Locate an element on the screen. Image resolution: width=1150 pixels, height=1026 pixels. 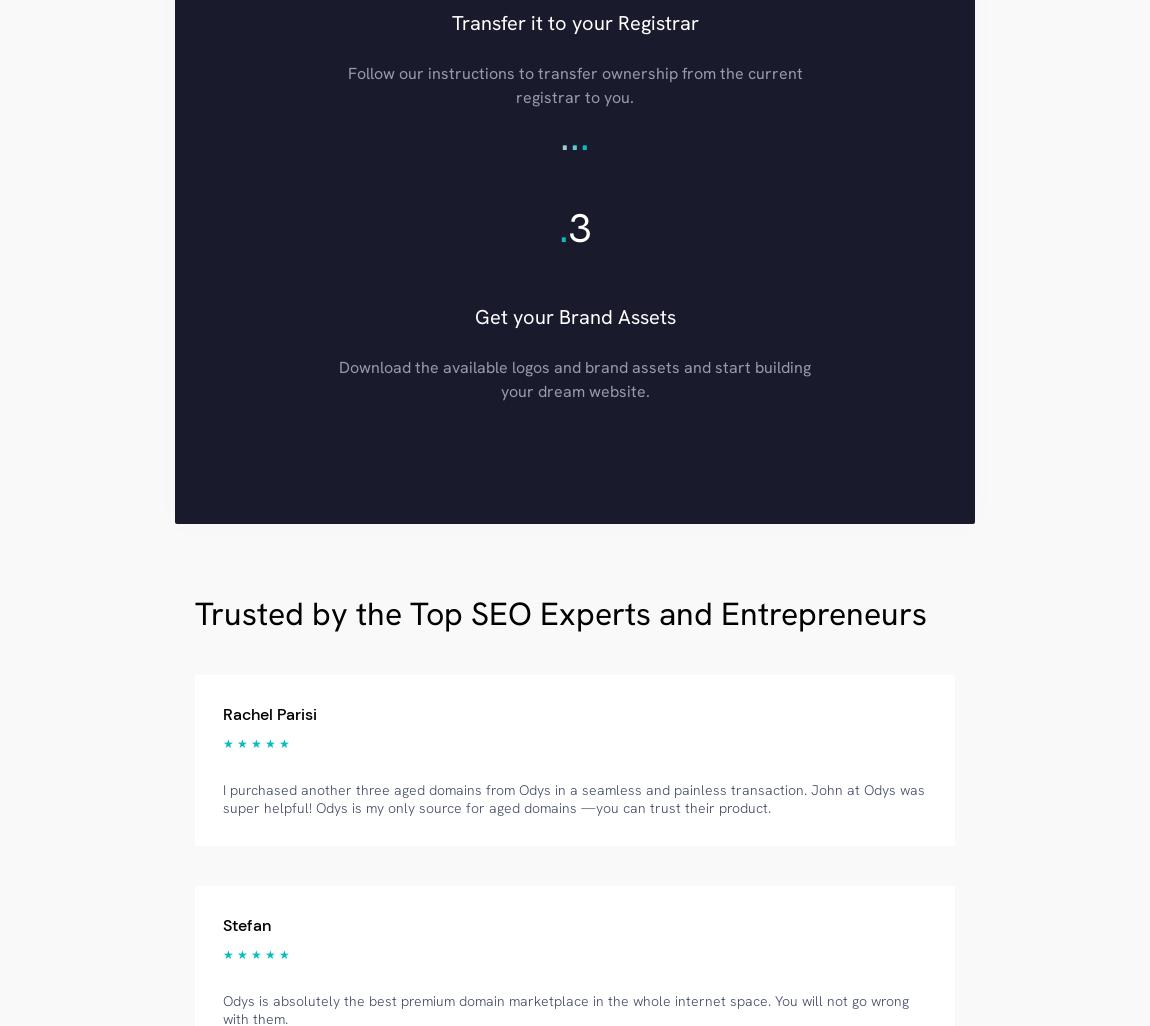
'Get your Brand Assets' is located at coordinates (574, 316).